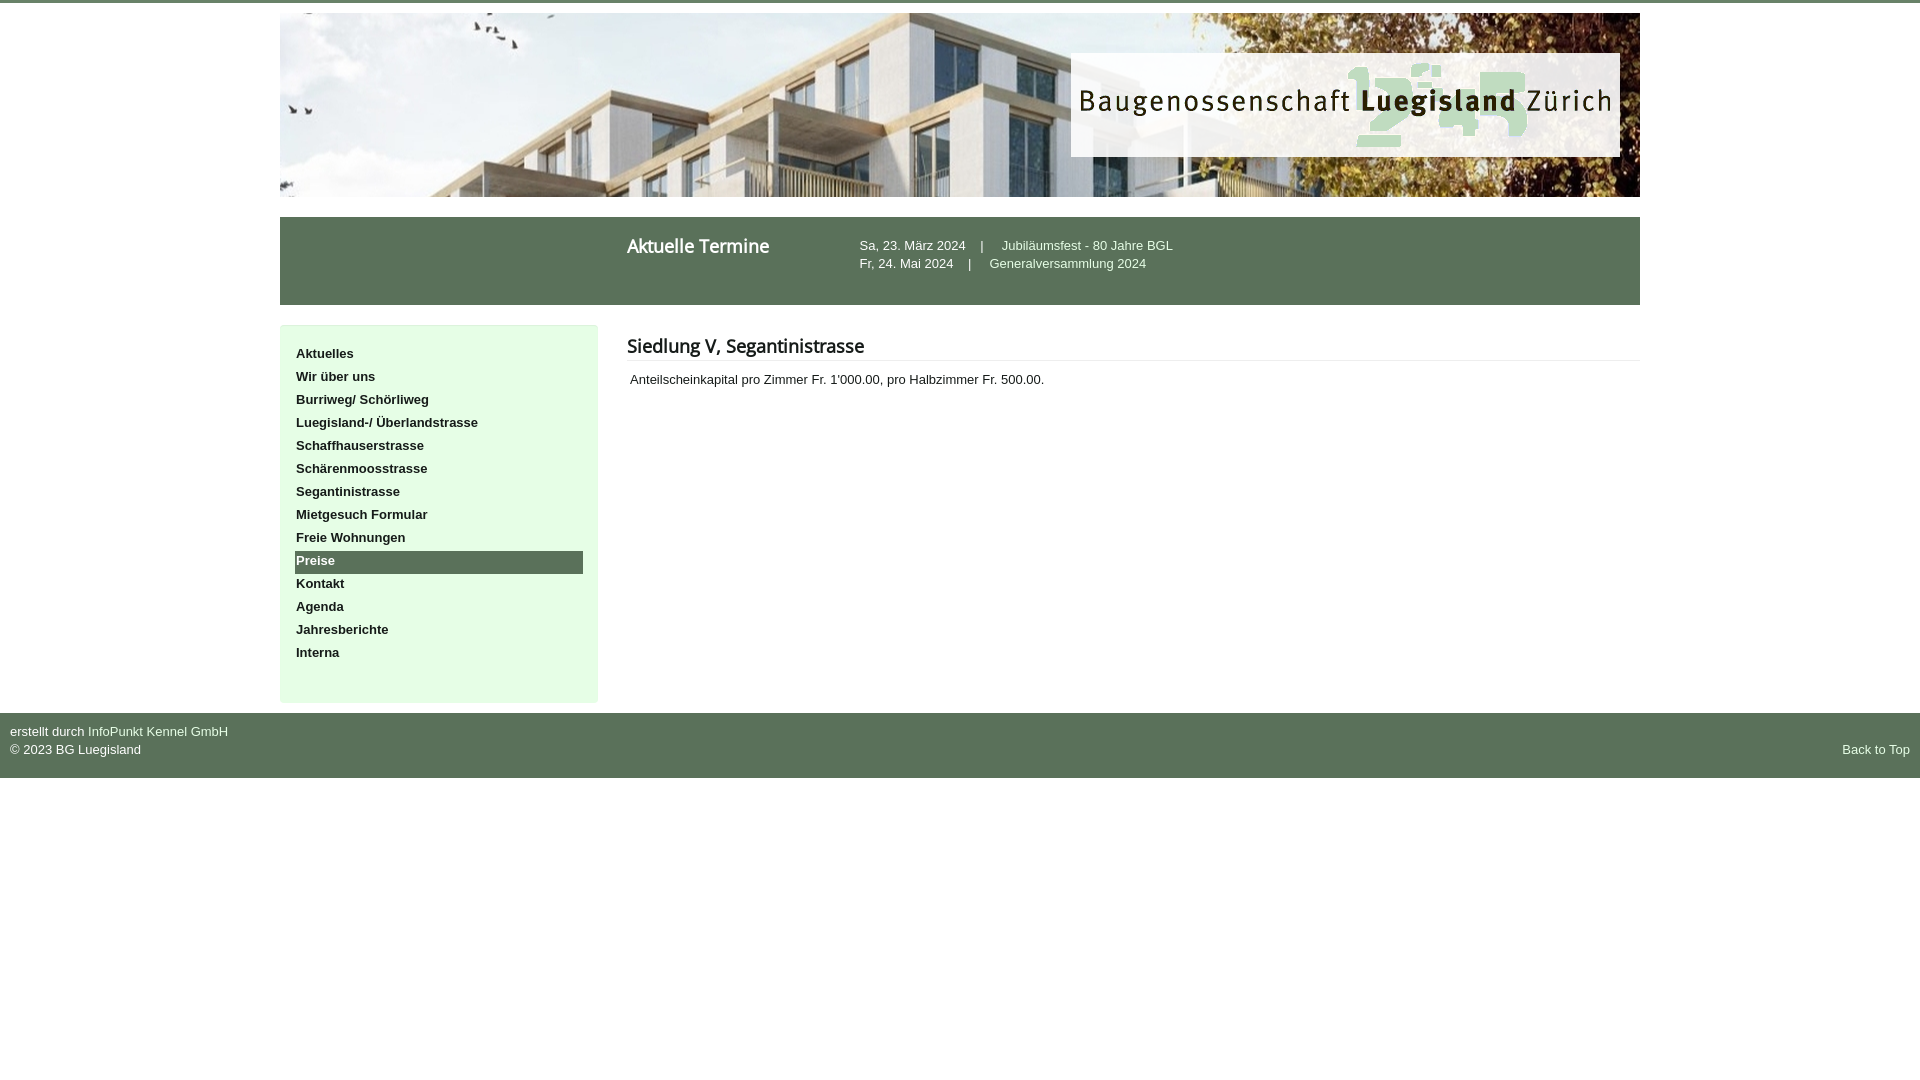 The image size is (1920, 1080). I want to click on 'Agenda', so click(437, 607).